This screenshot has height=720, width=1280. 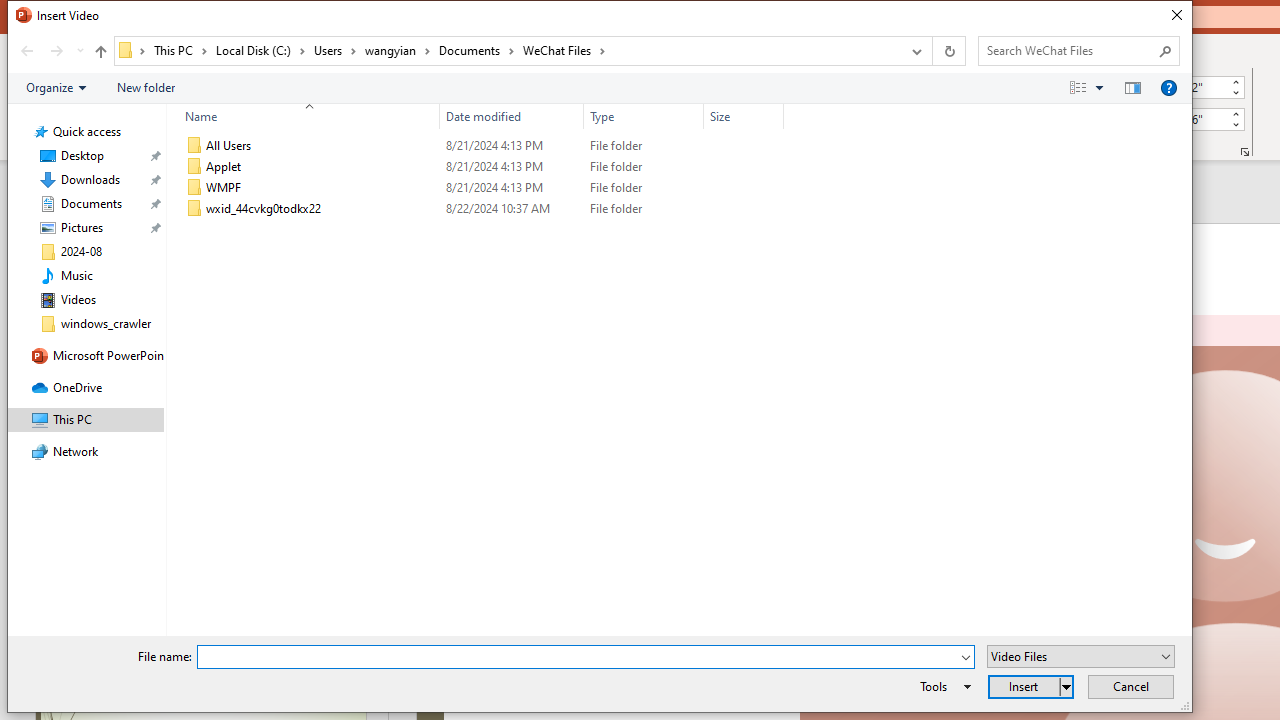 I want to click on 'All locations', so click(x=131, y=49).